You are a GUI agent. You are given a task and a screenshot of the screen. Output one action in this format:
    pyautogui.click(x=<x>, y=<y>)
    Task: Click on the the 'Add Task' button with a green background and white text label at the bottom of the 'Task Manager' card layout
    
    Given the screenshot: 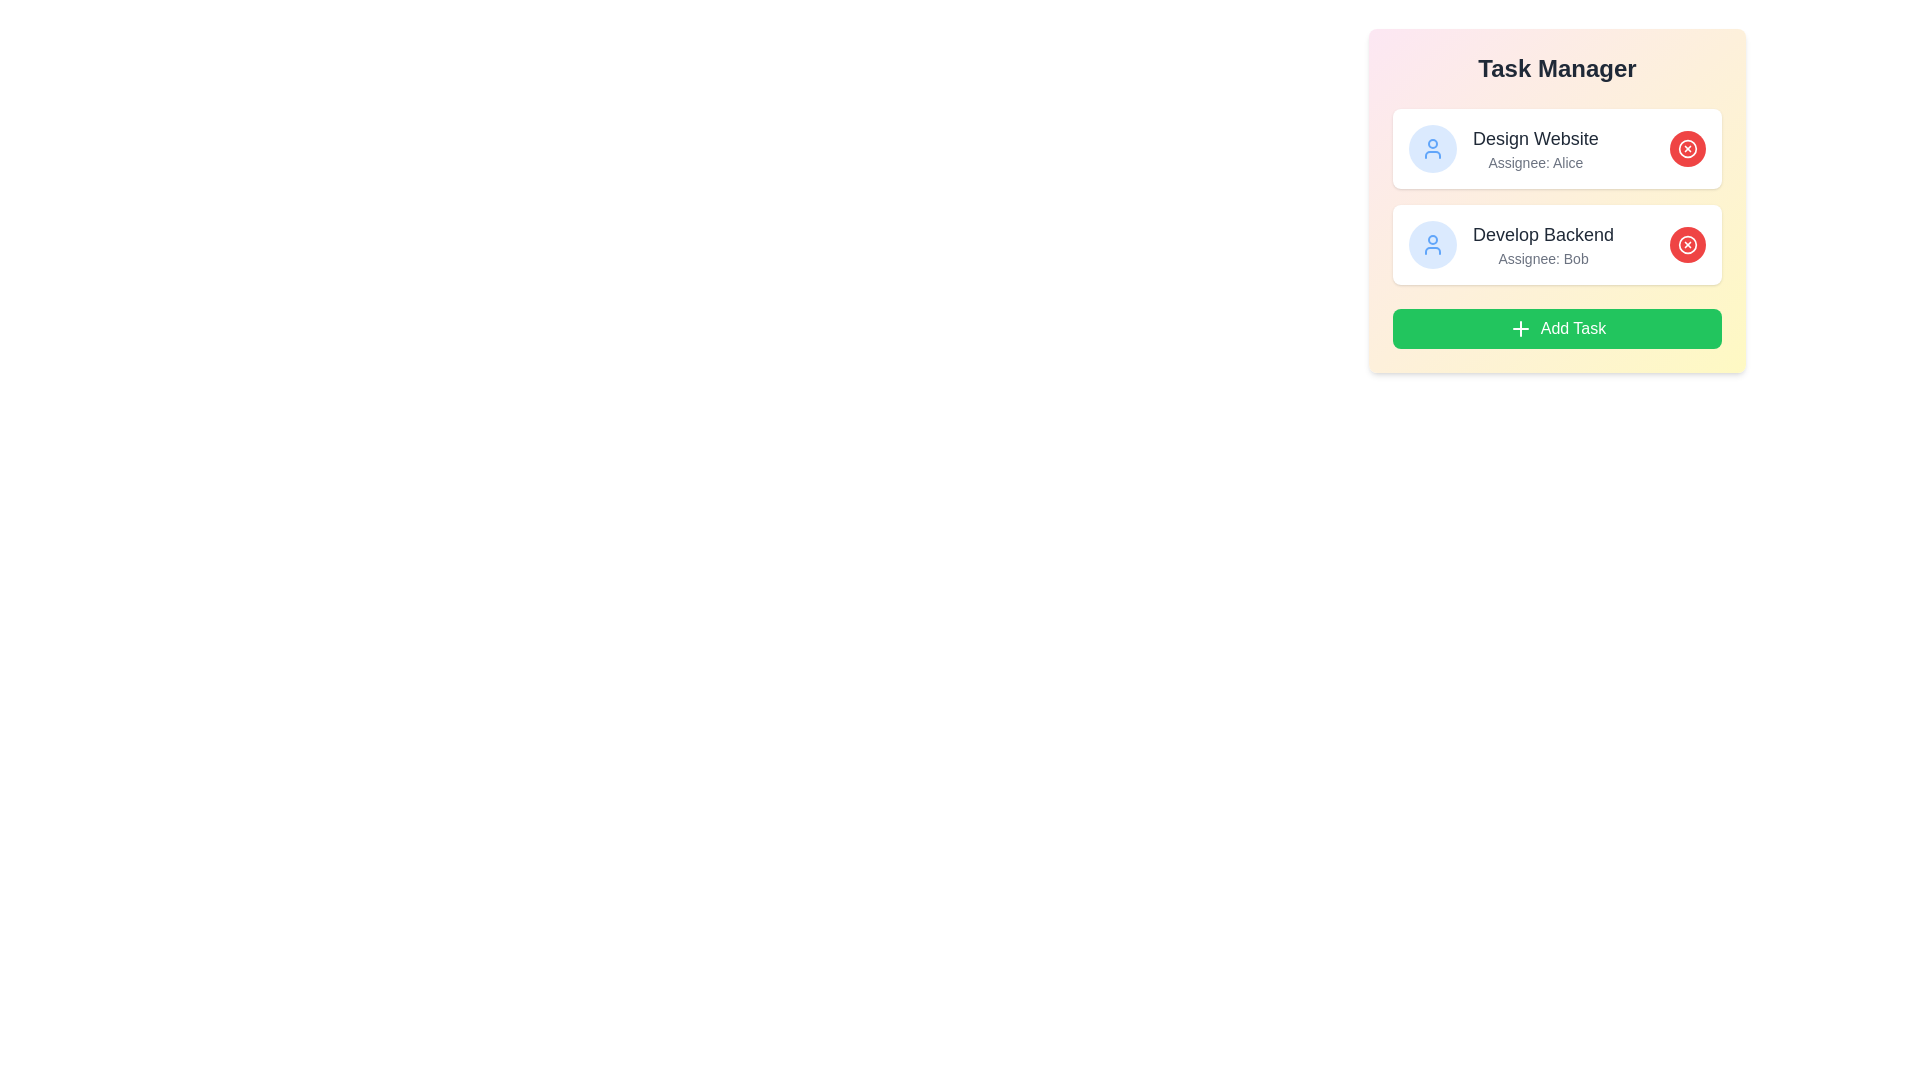 What is the action you would take?
    pyautogui.click(x=1556, y=327)
    